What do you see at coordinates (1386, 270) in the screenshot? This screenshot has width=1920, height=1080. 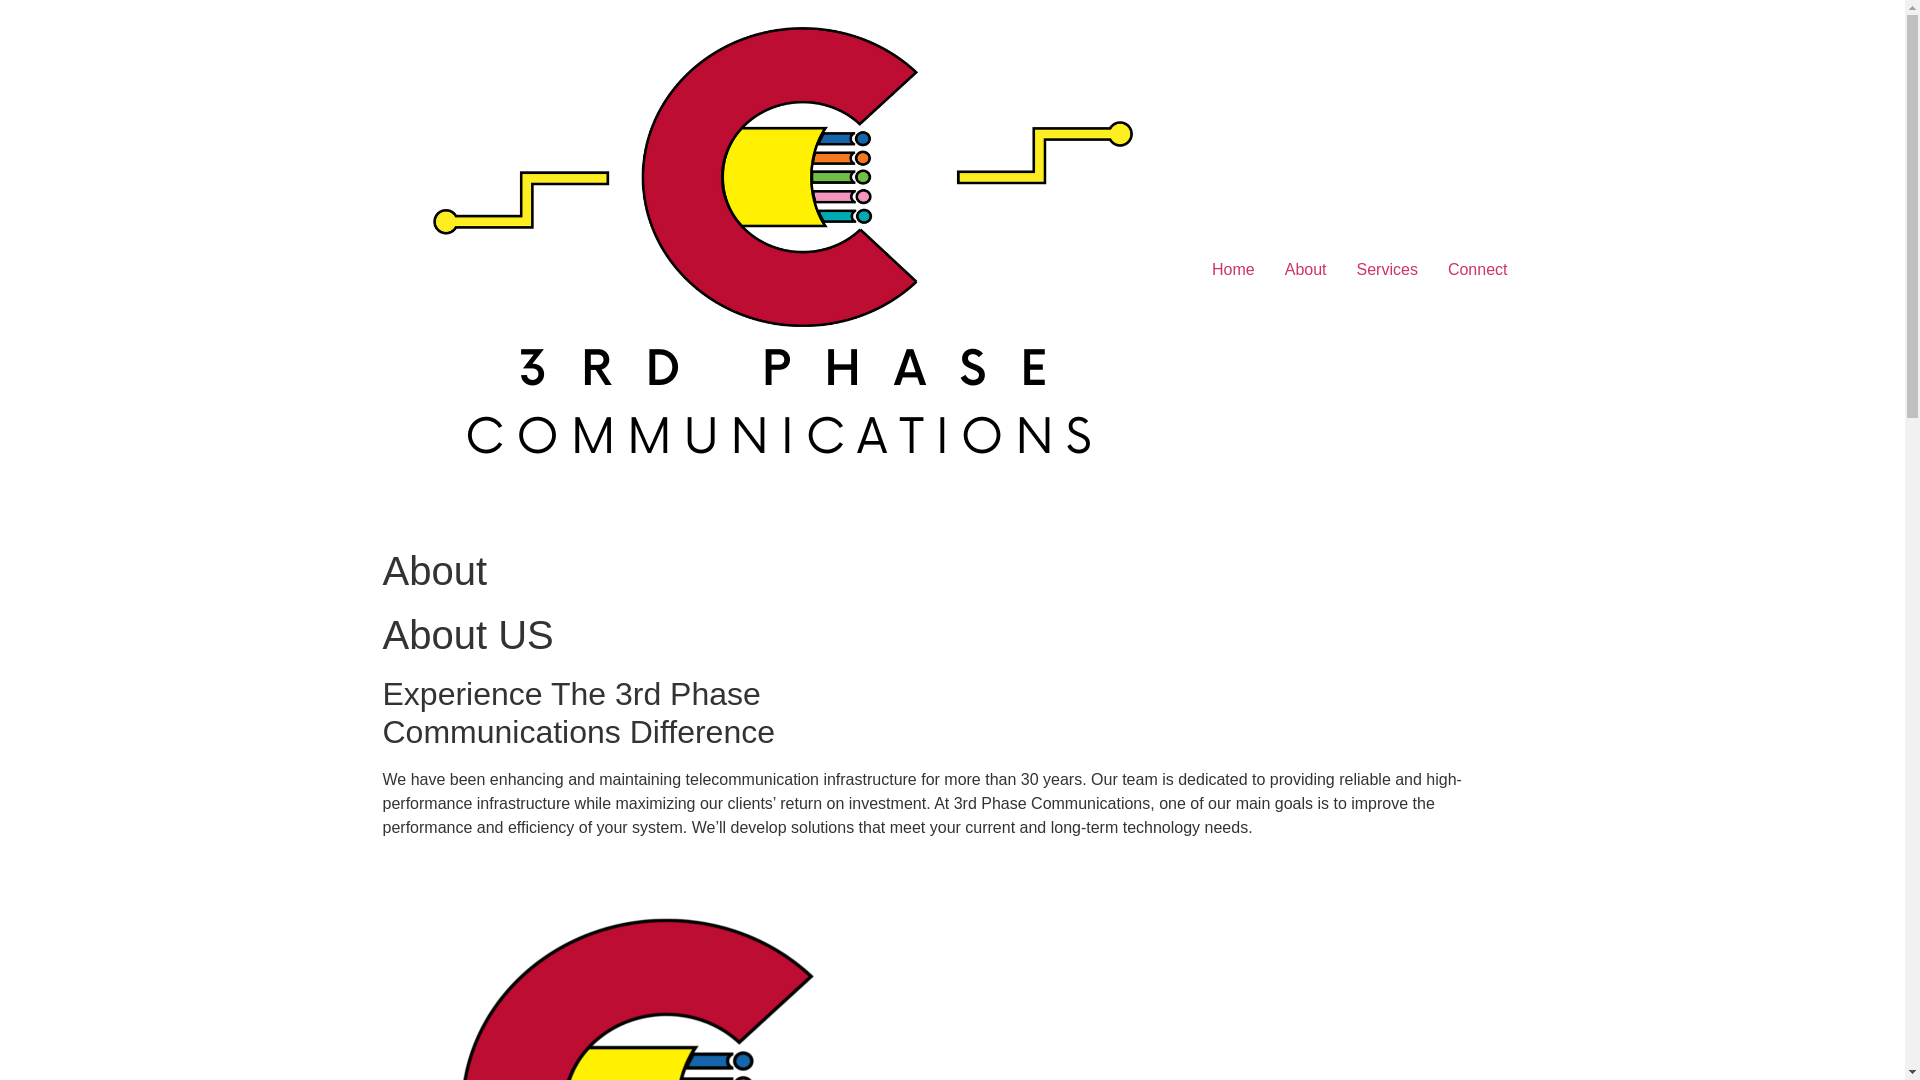 I see `'Services'` at bounding box center [1386, 270].